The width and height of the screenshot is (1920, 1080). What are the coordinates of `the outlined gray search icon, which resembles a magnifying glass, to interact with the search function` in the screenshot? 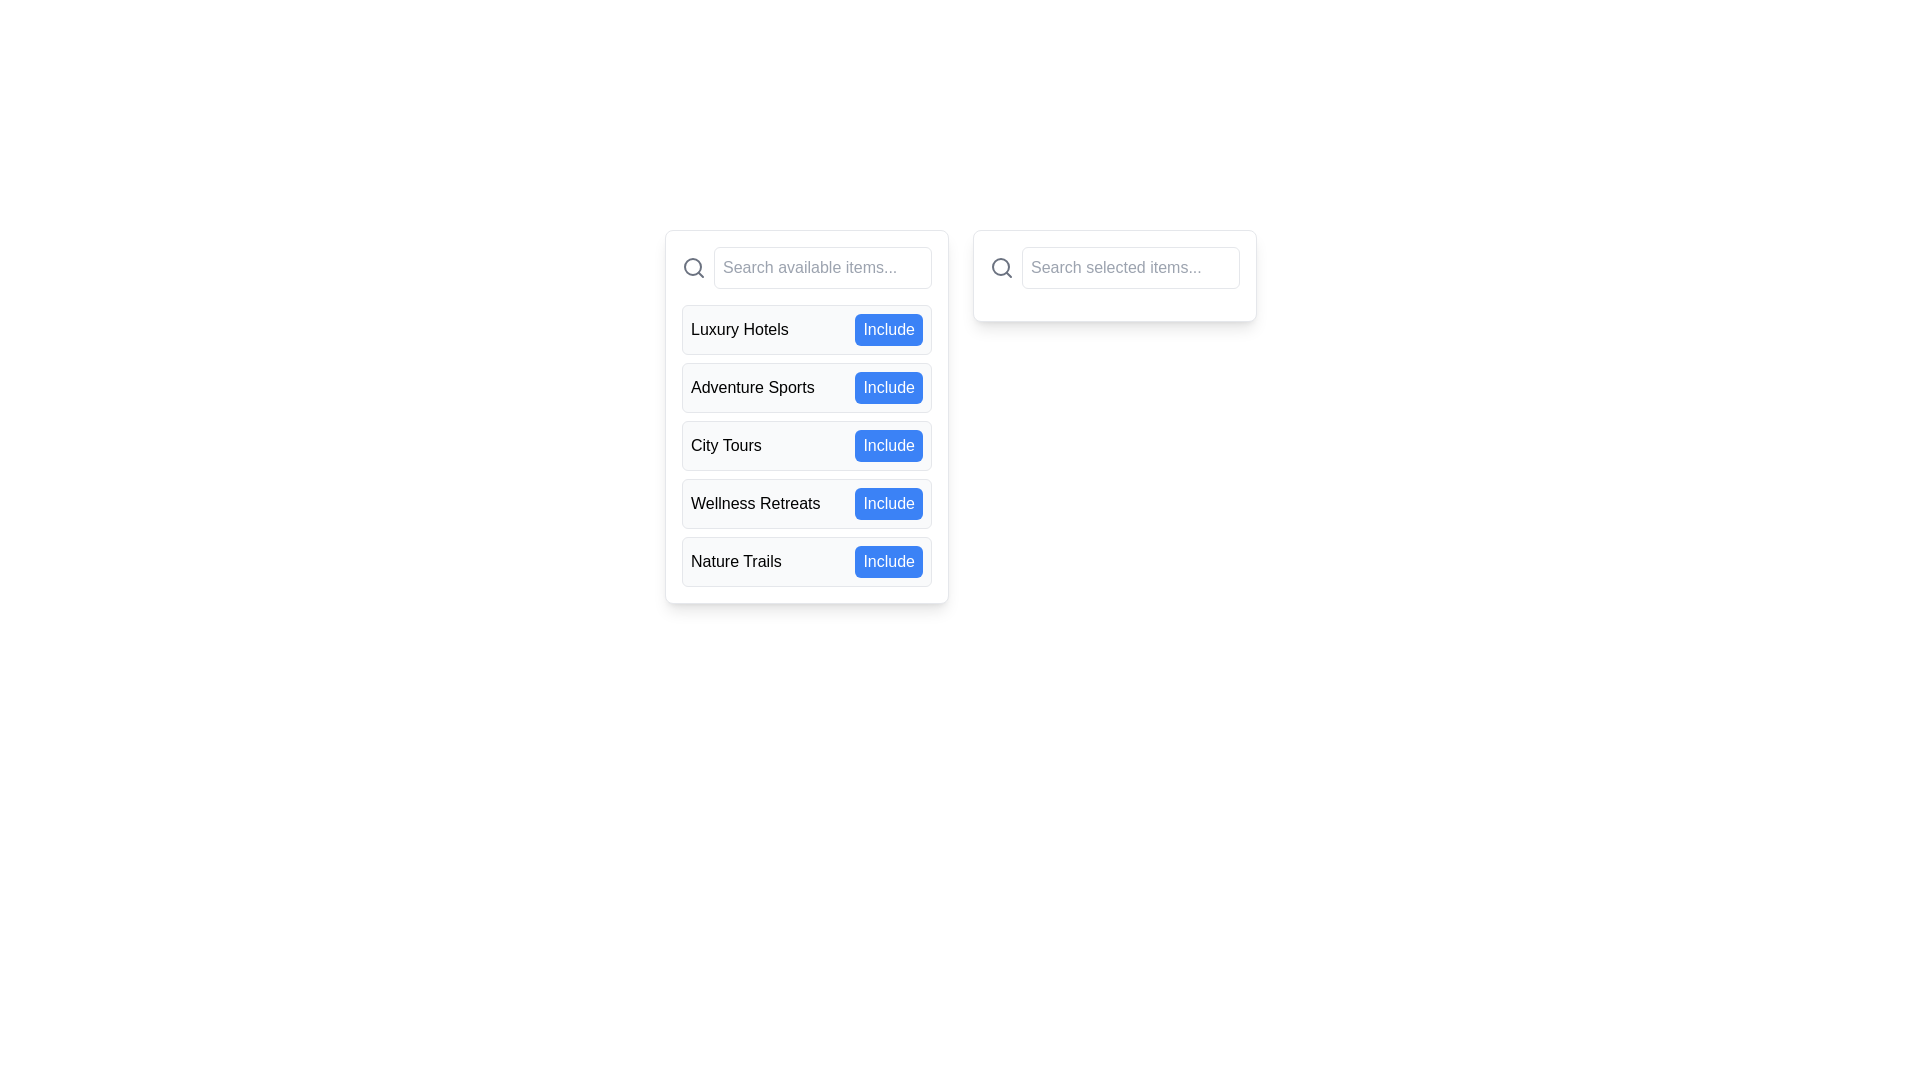 It's located at (1002, 266).